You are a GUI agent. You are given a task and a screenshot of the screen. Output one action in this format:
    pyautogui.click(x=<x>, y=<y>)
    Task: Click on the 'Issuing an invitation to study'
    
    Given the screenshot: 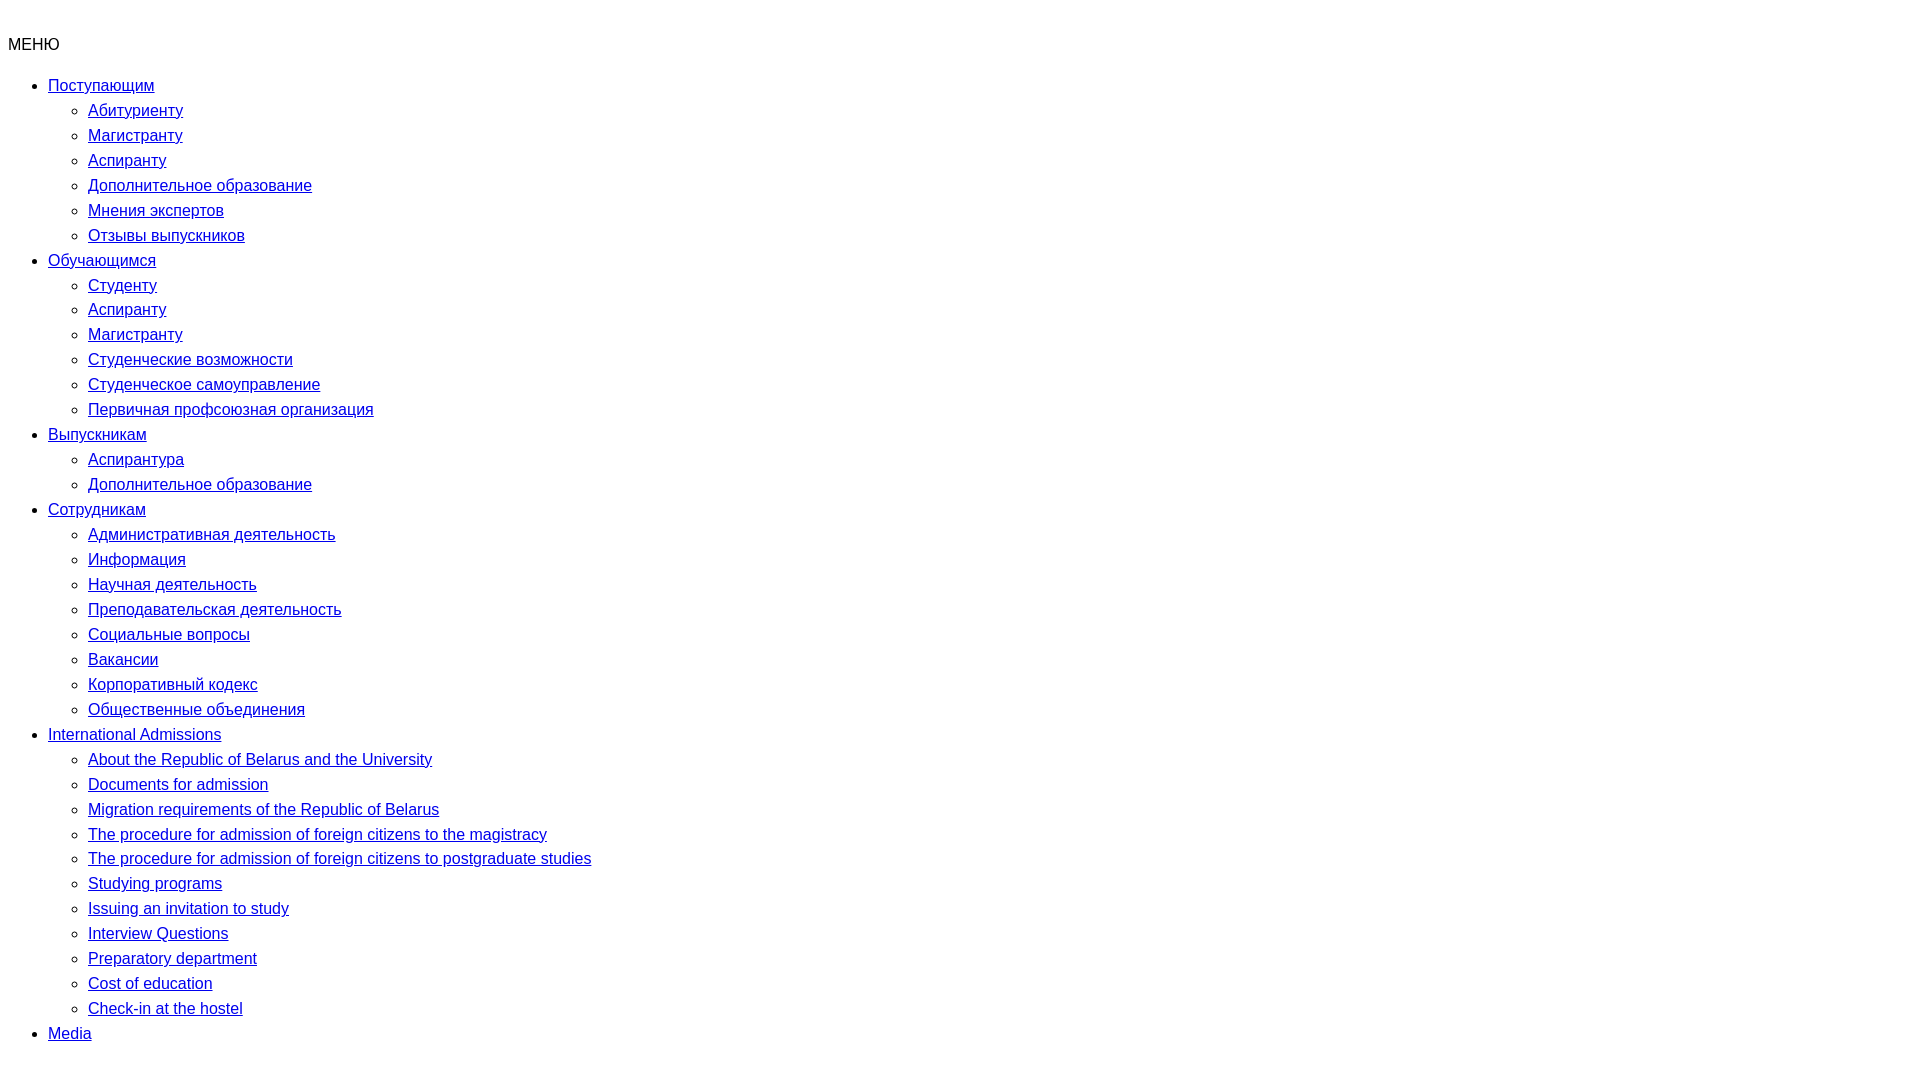 What is the action you would take?
    pyautogui.click(x=188, y=908)
    